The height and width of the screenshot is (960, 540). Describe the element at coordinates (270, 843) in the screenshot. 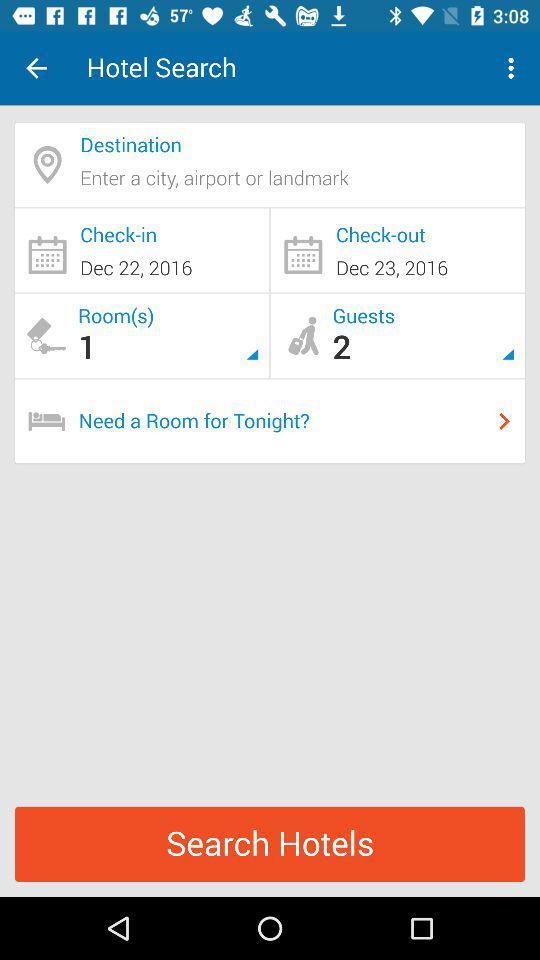

I see `the search hotels` at that location.